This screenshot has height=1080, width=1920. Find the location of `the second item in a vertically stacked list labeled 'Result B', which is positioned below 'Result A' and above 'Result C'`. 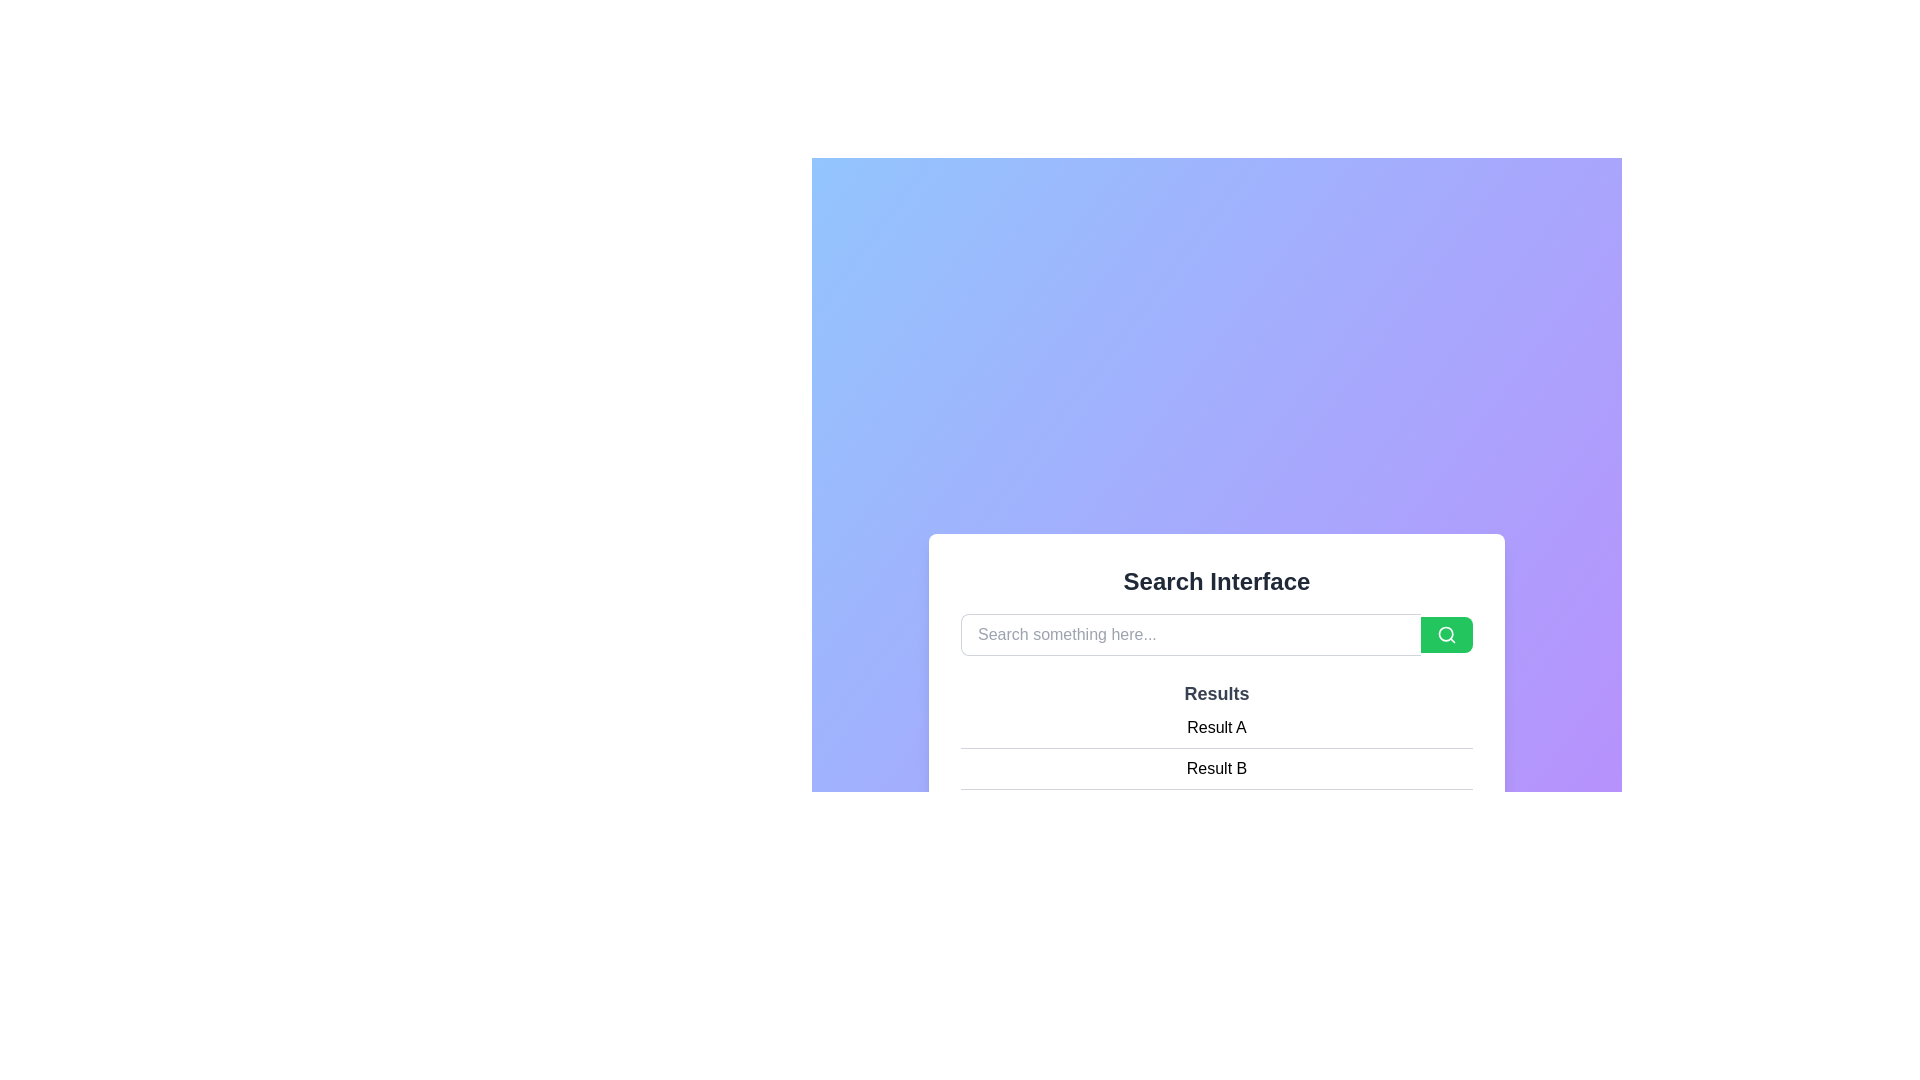

the second item in a vertically stacked list labeled 'Result B', which is positioned below 'Result A' and above 'Result C' is located at coordinates (1216, 767).